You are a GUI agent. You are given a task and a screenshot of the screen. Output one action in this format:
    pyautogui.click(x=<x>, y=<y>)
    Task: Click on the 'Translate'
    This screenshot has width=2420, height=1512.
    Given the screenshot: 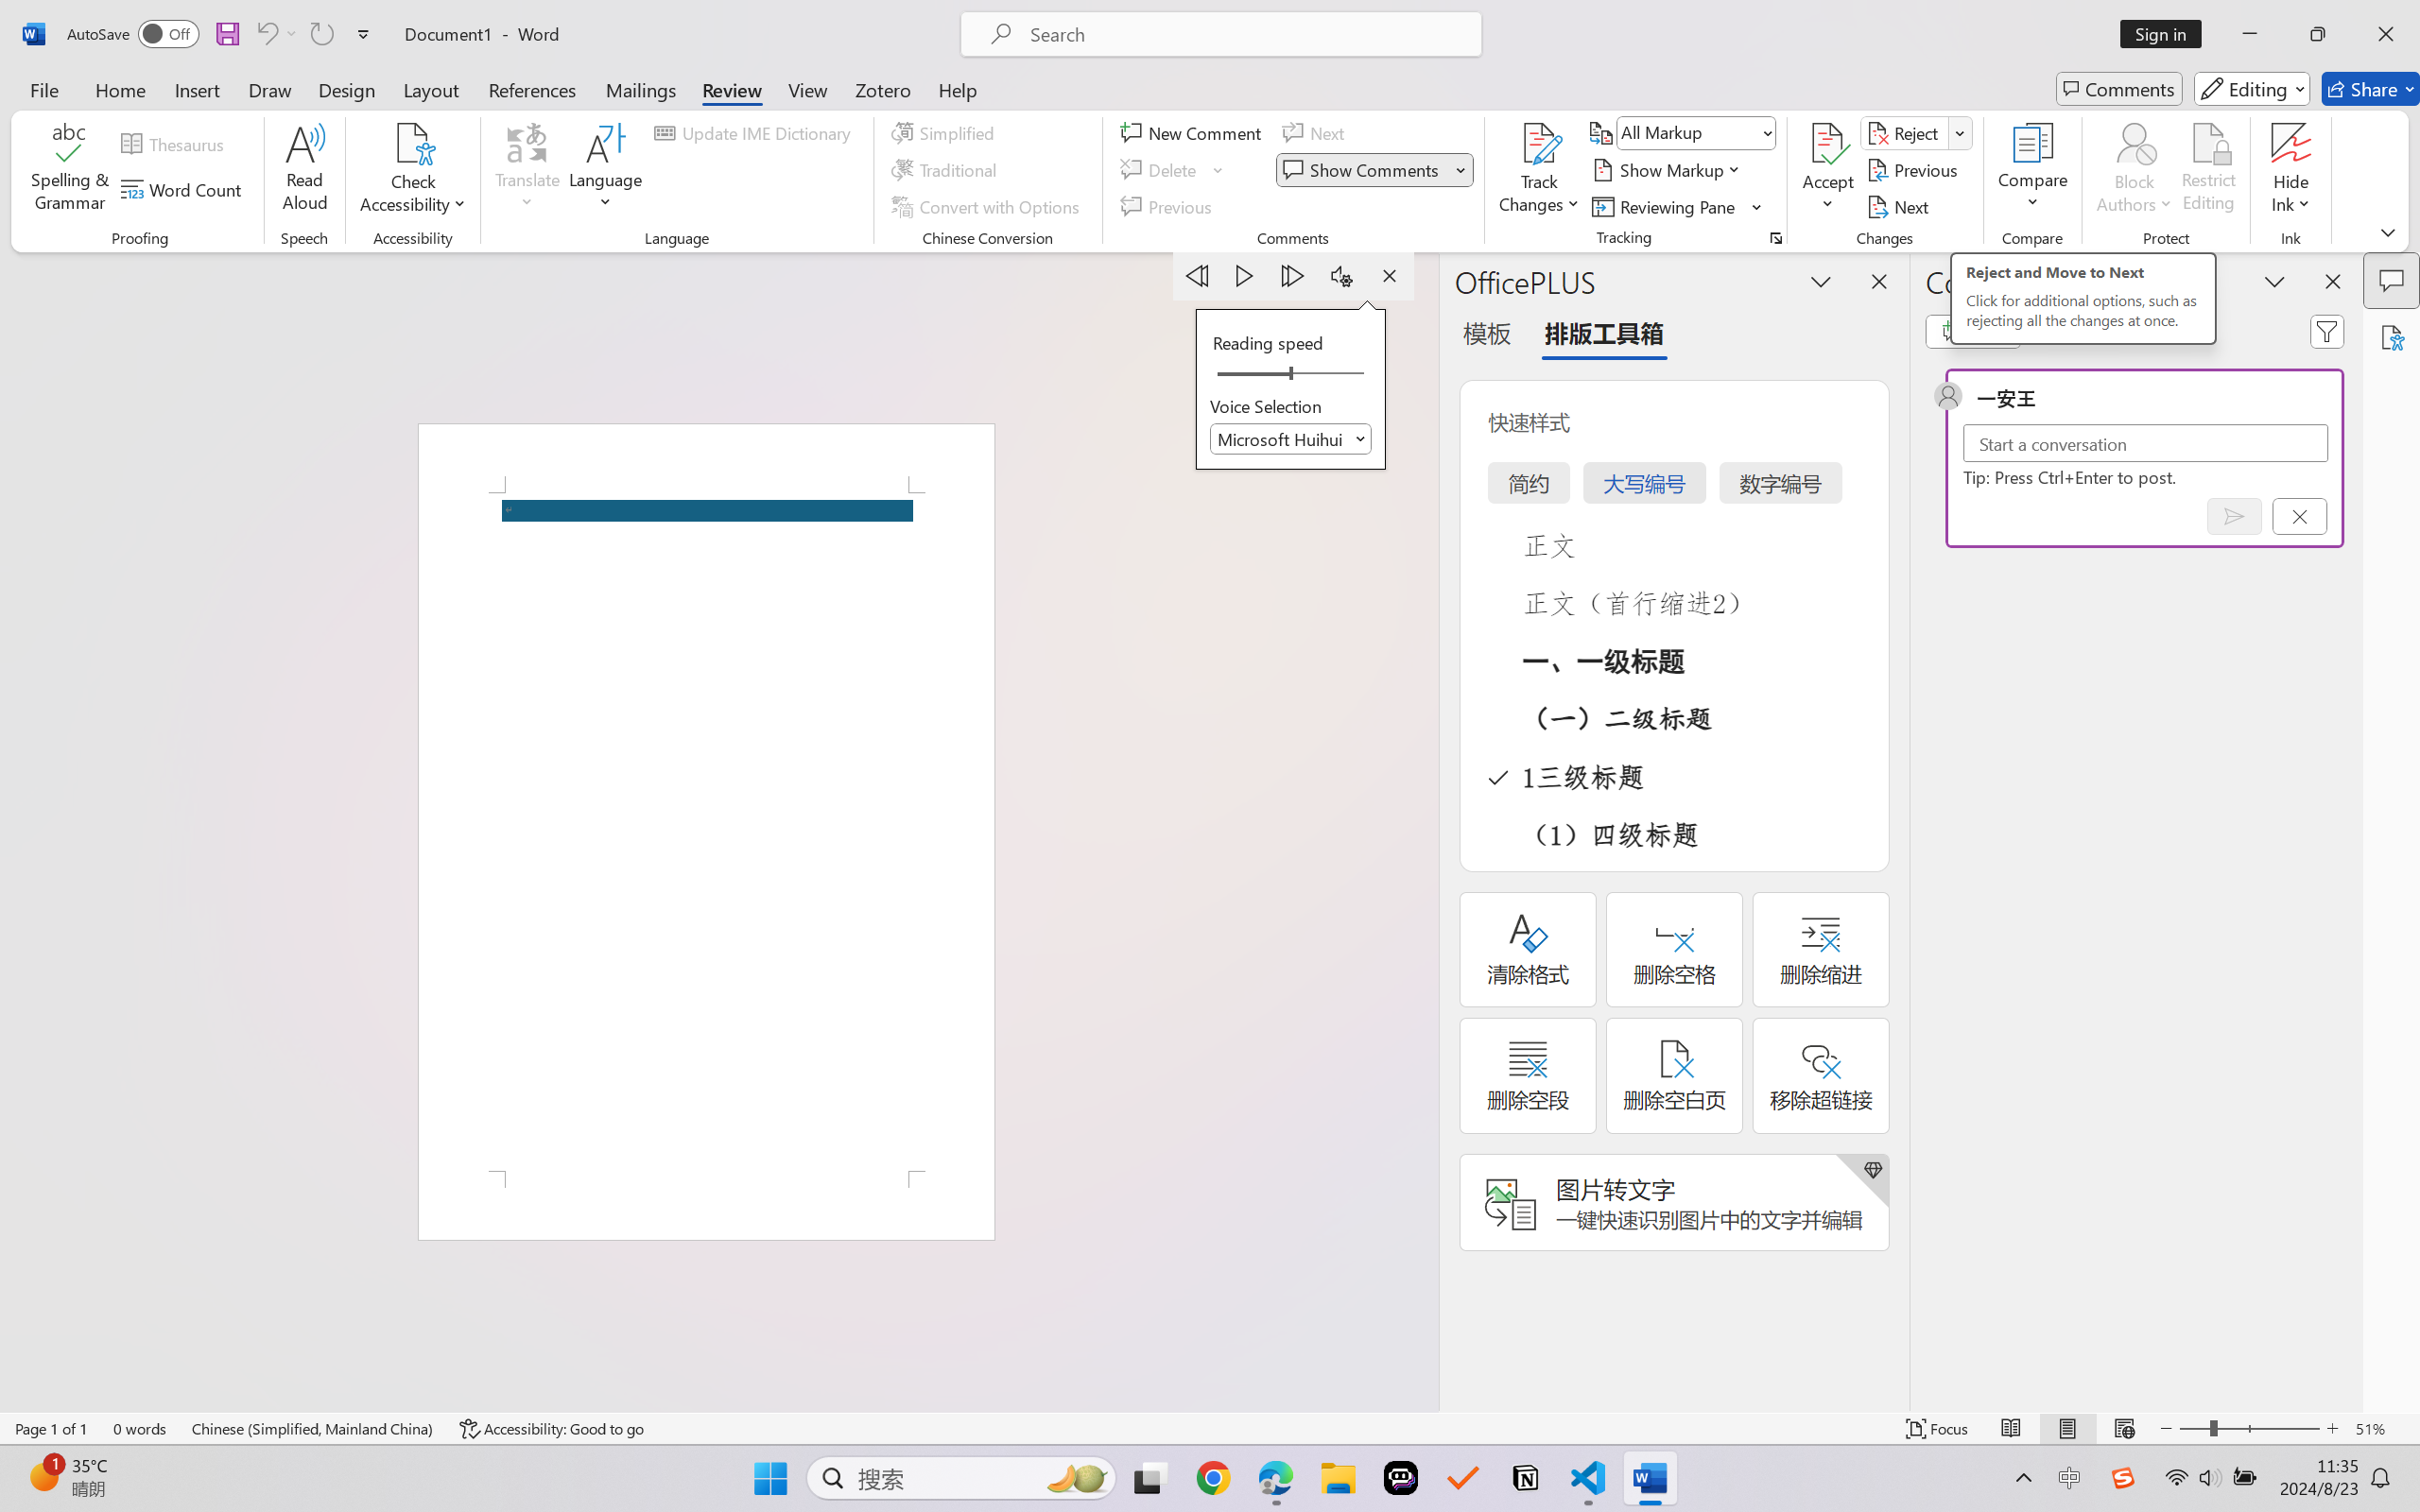 What is the action you would take?
    pyautogui.click(x=527, y=170)
    